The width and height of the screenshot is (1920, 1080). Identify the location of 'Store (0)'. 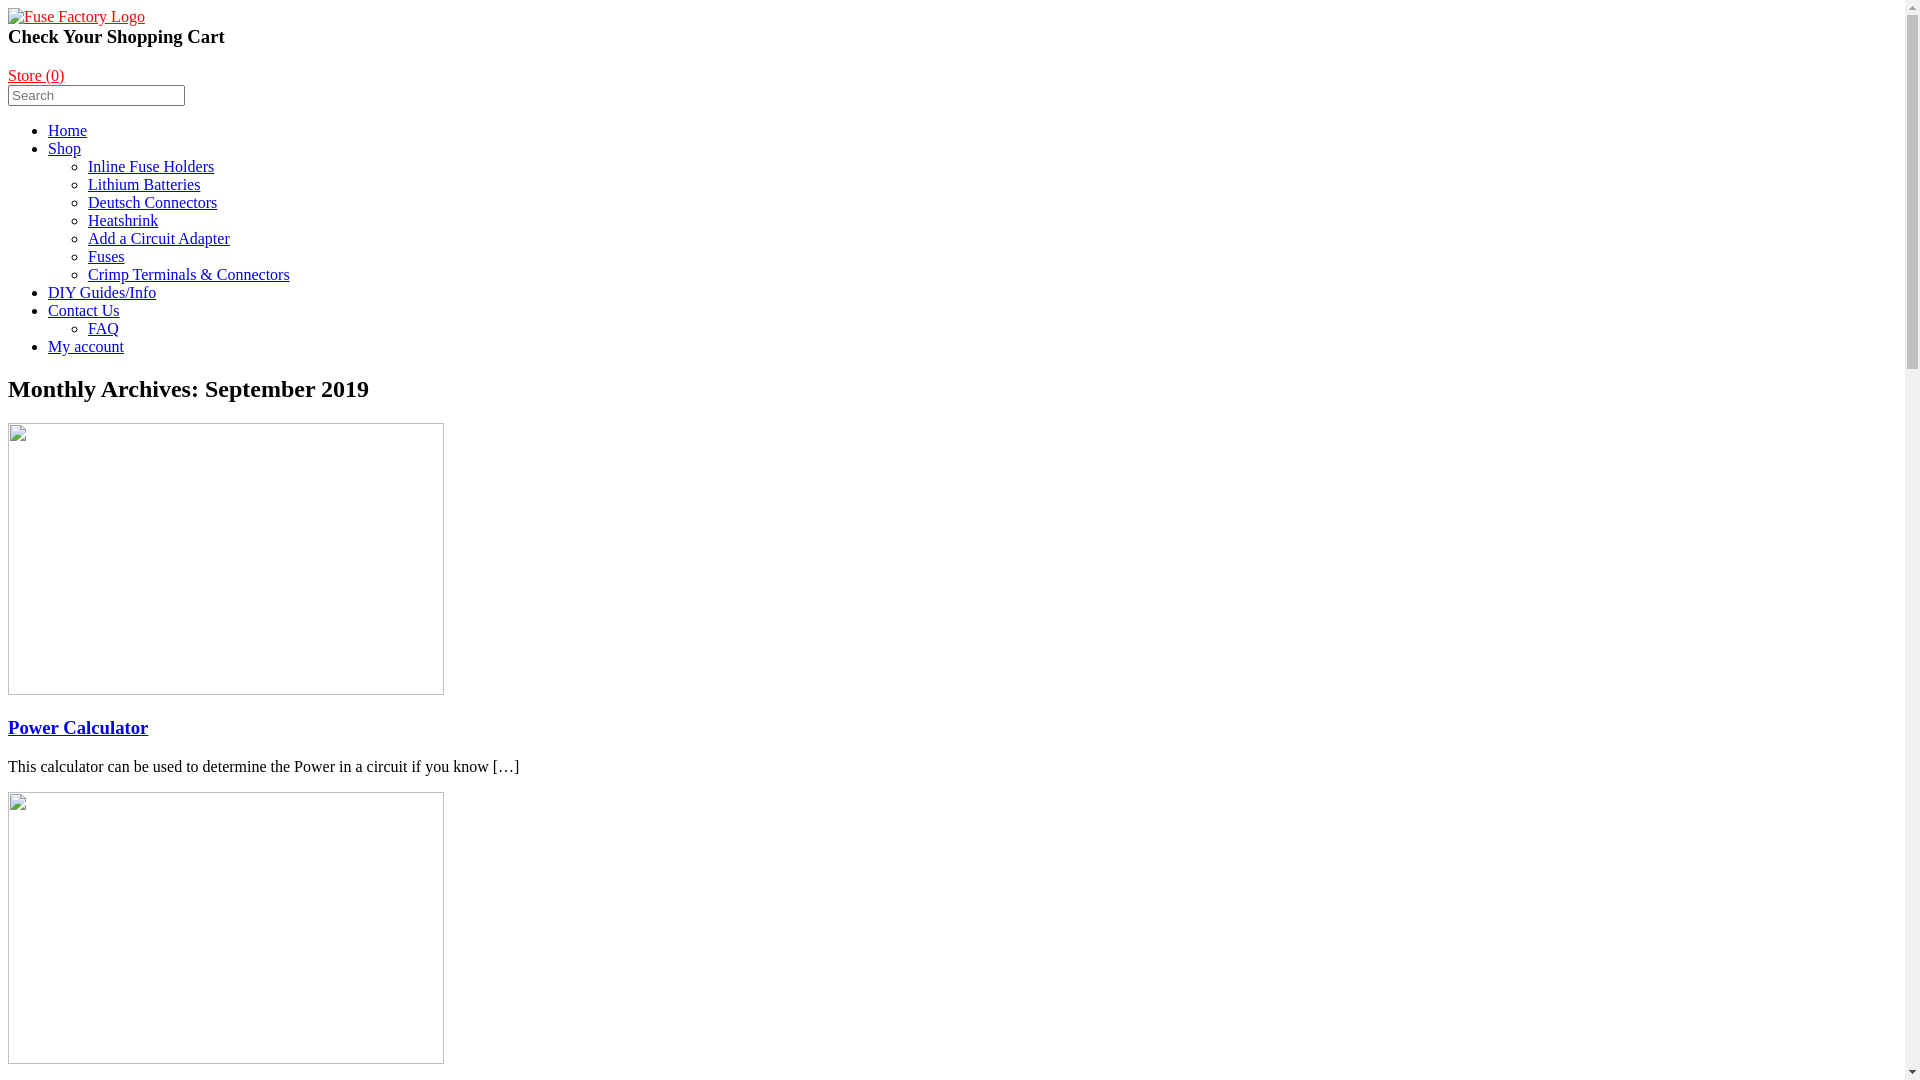
(35, 74).